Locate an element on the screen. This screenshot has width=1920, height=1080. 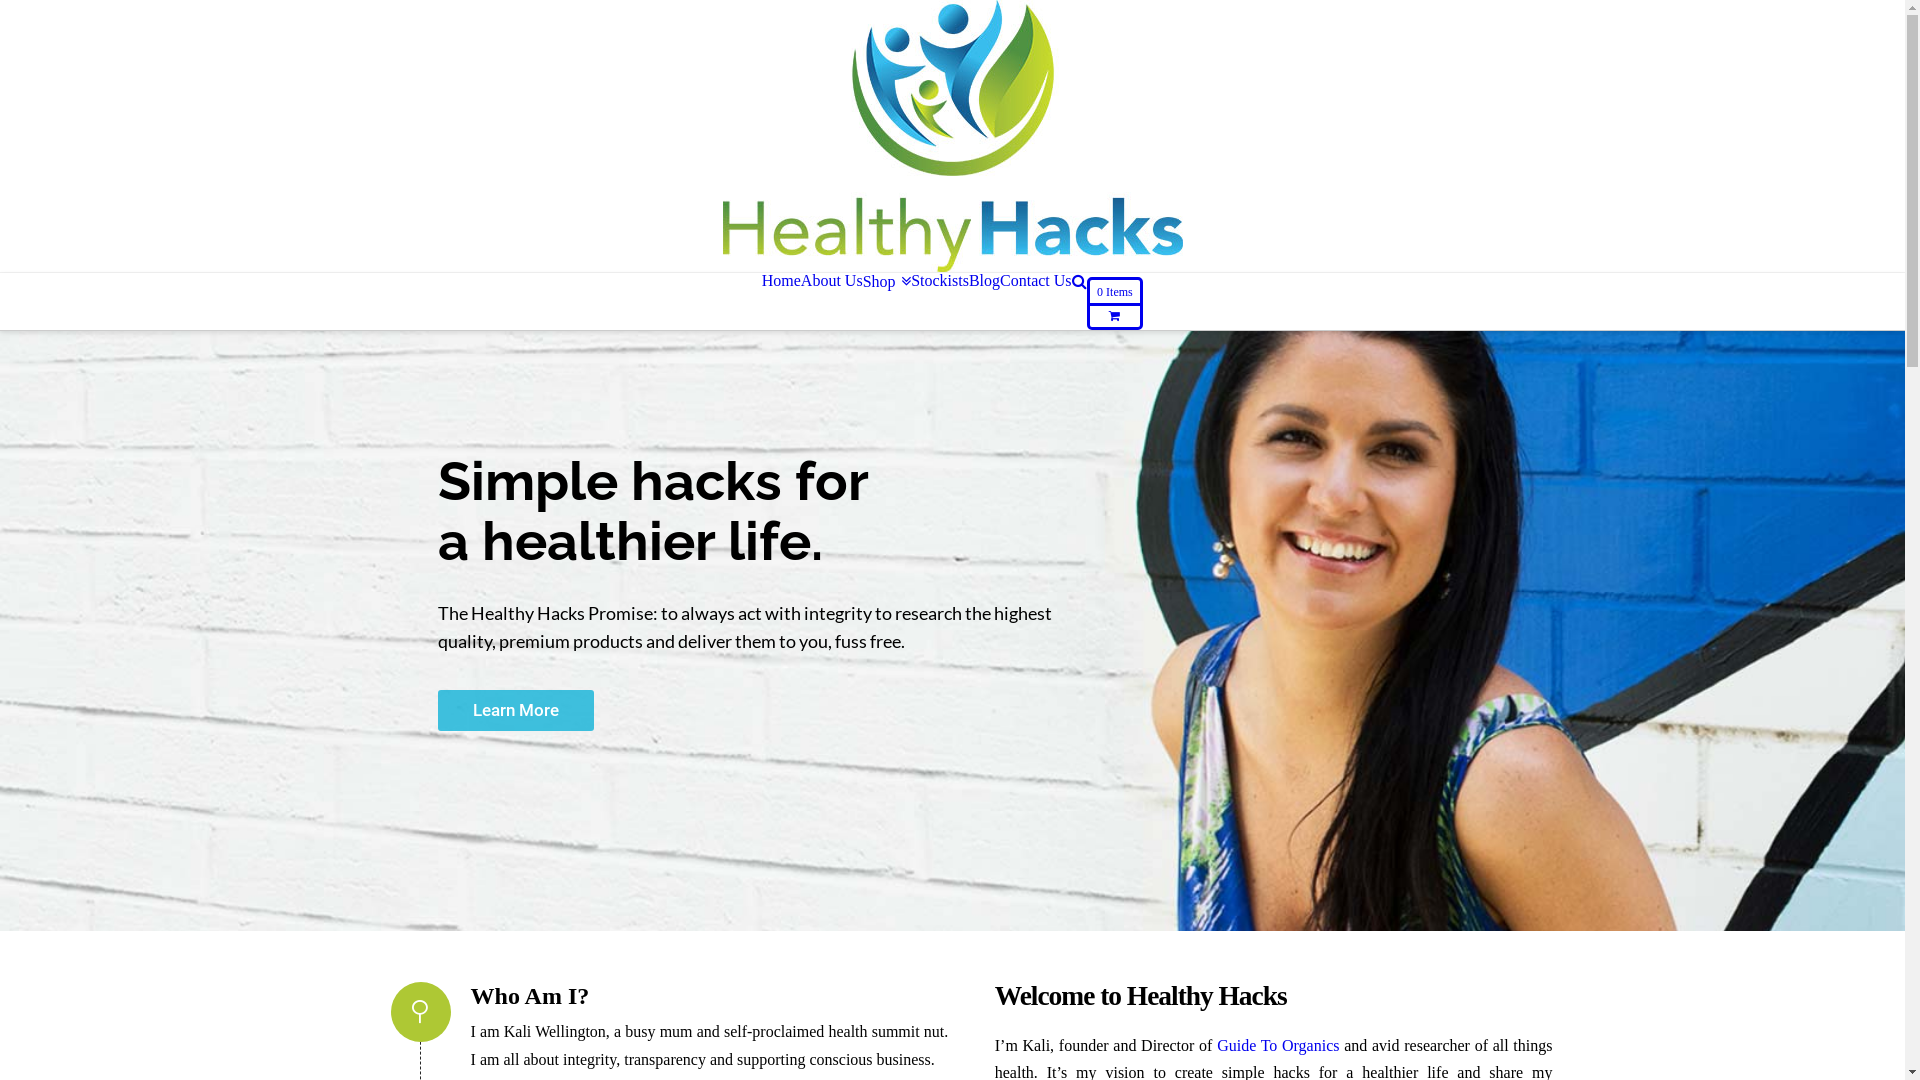
'Shop' is located at coordinates (863, 281).